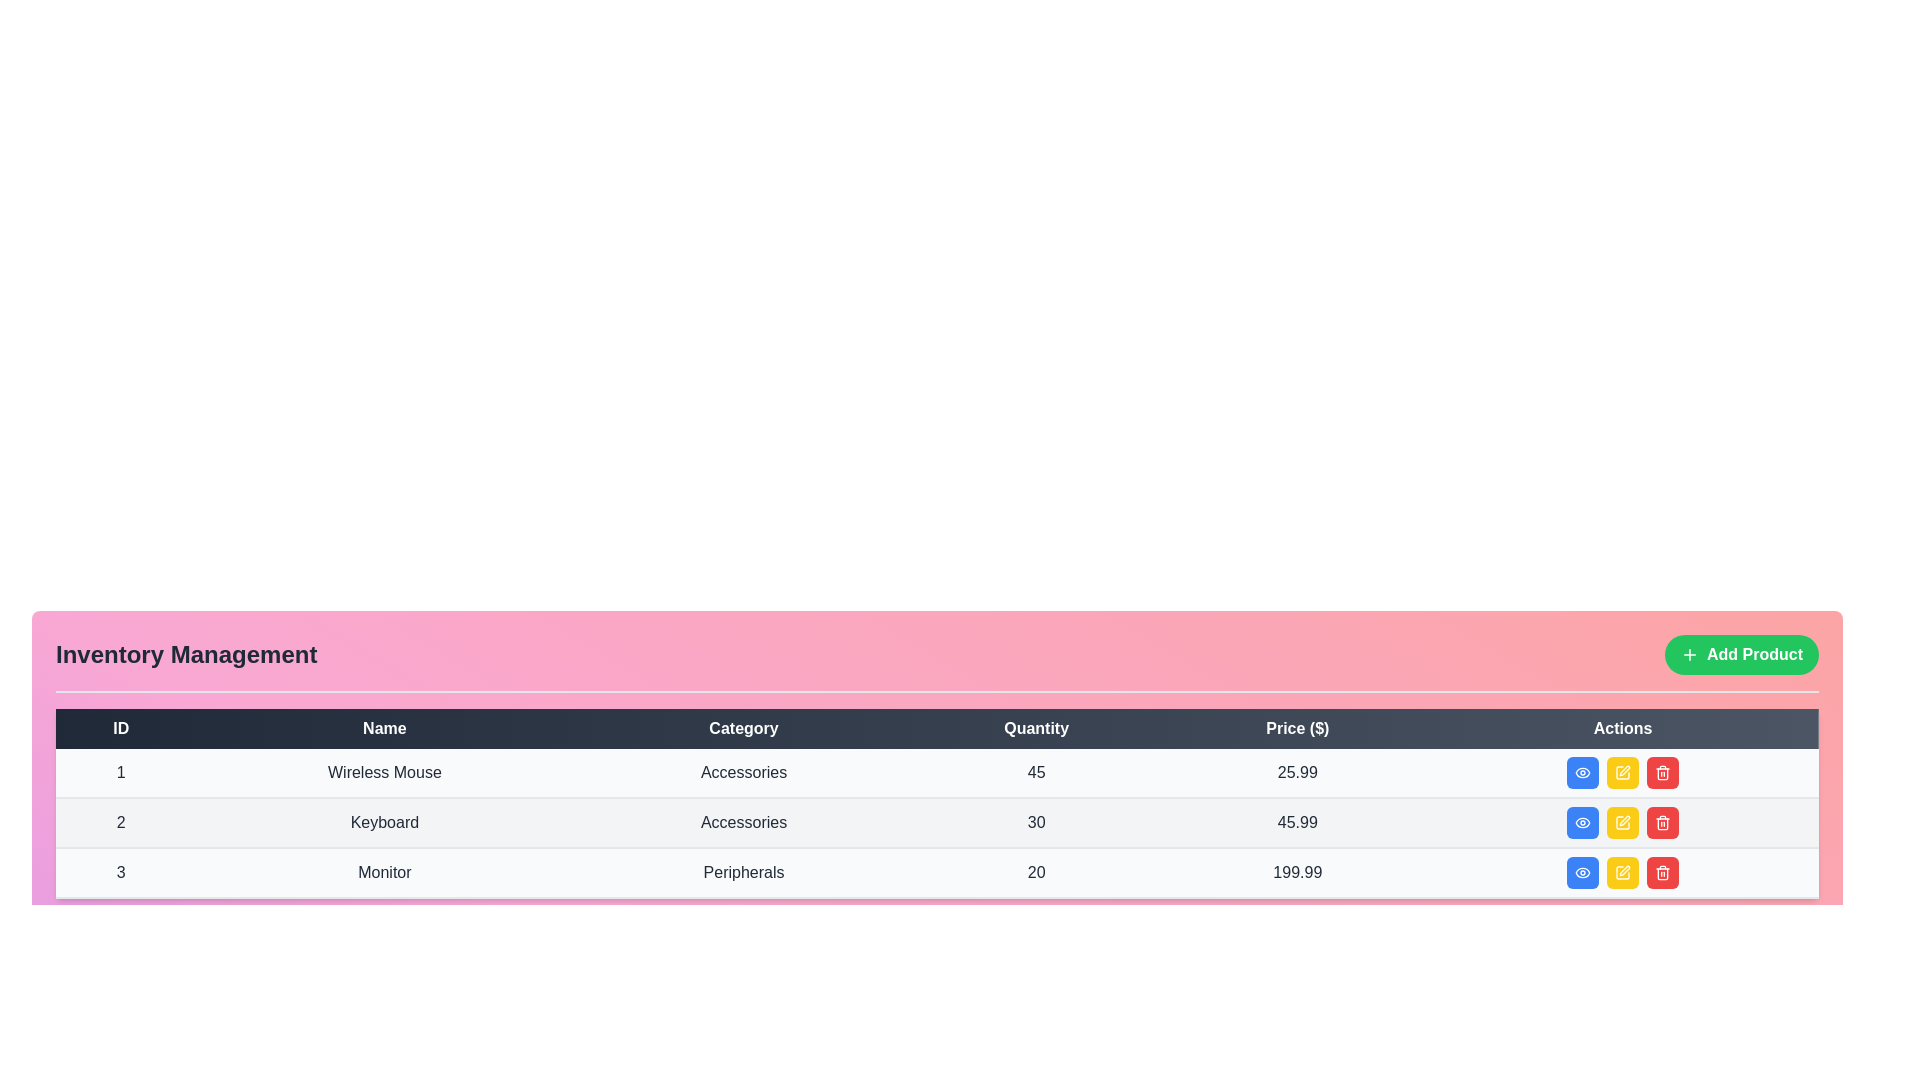 Image resolution: width=1920 pixels, height=1080 pixels. I want to click on the Text label displaying the quantity of the item 'Keyboard' located in the fourth column of the second row in the inventory management table, so click(1036, 822).